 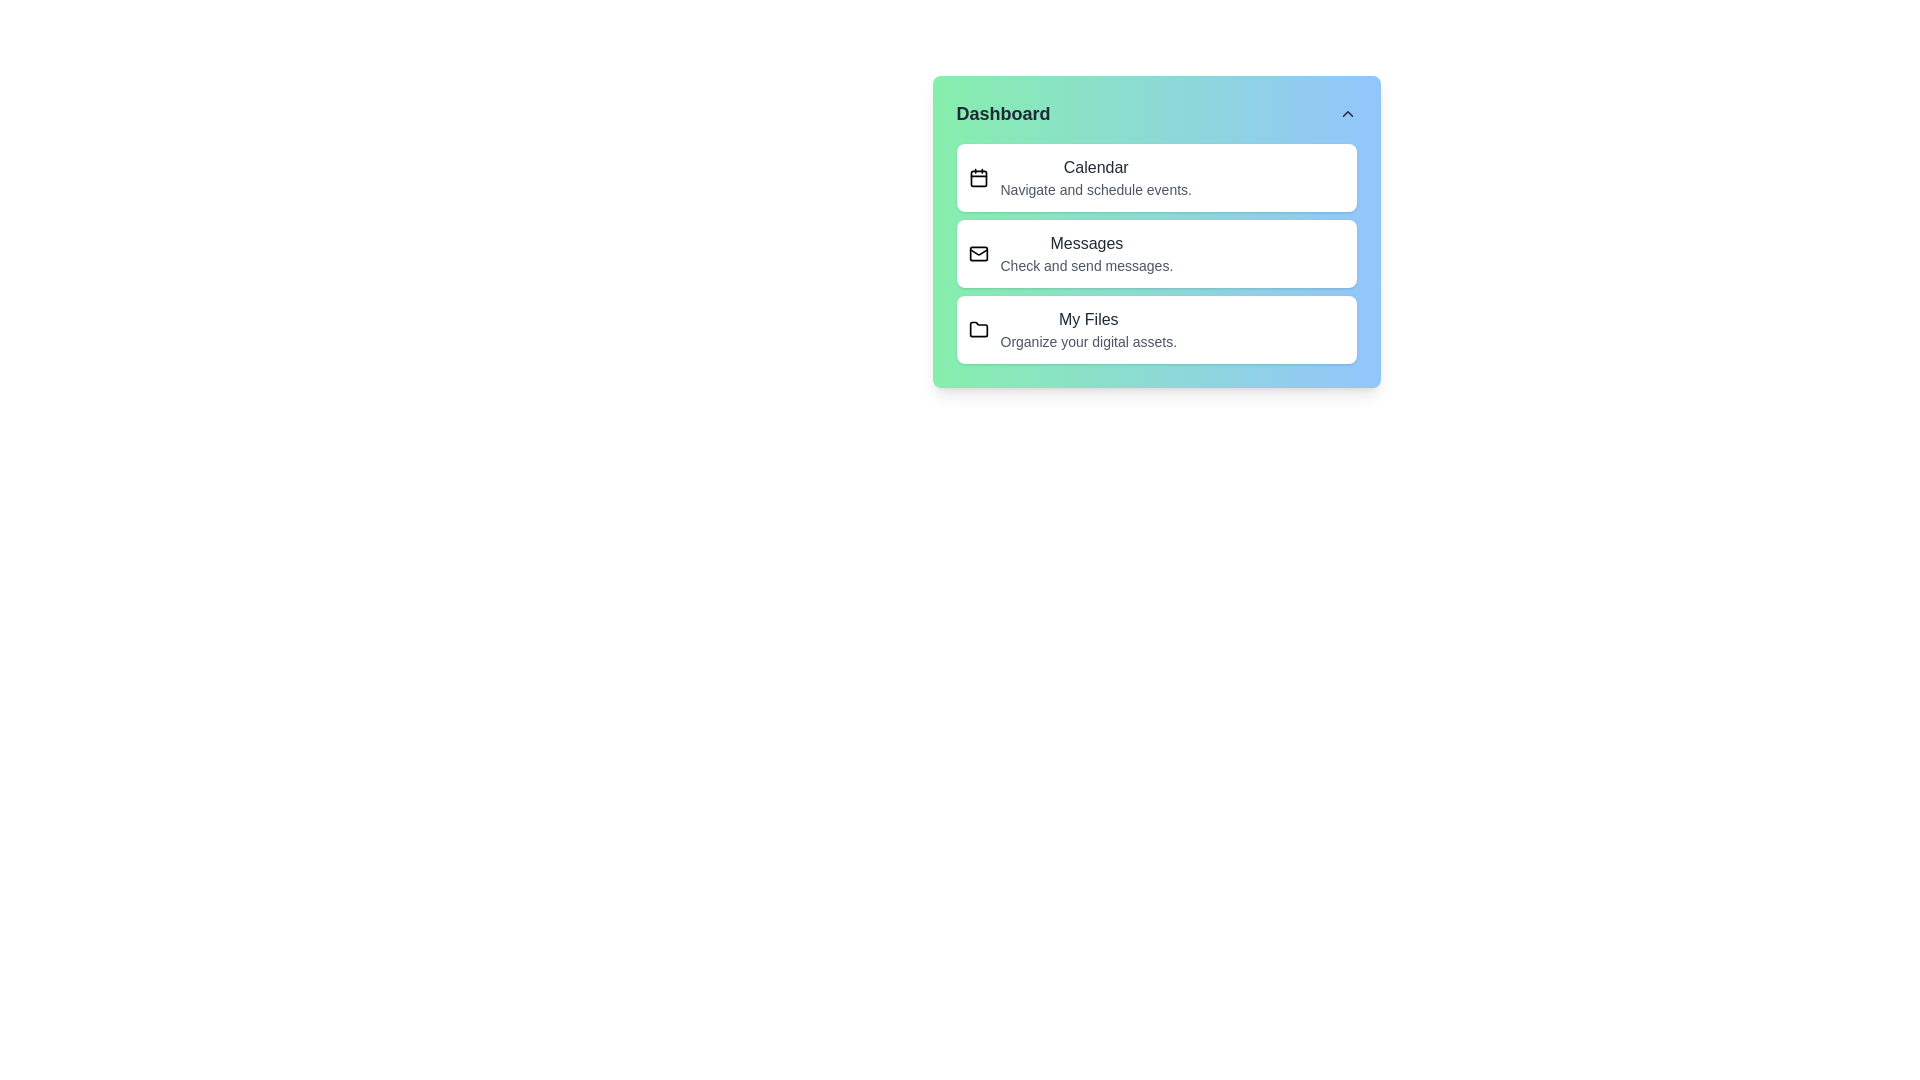 I want to click on the menu item Calendar to observe hover effects, so click(x=1156, y=176).